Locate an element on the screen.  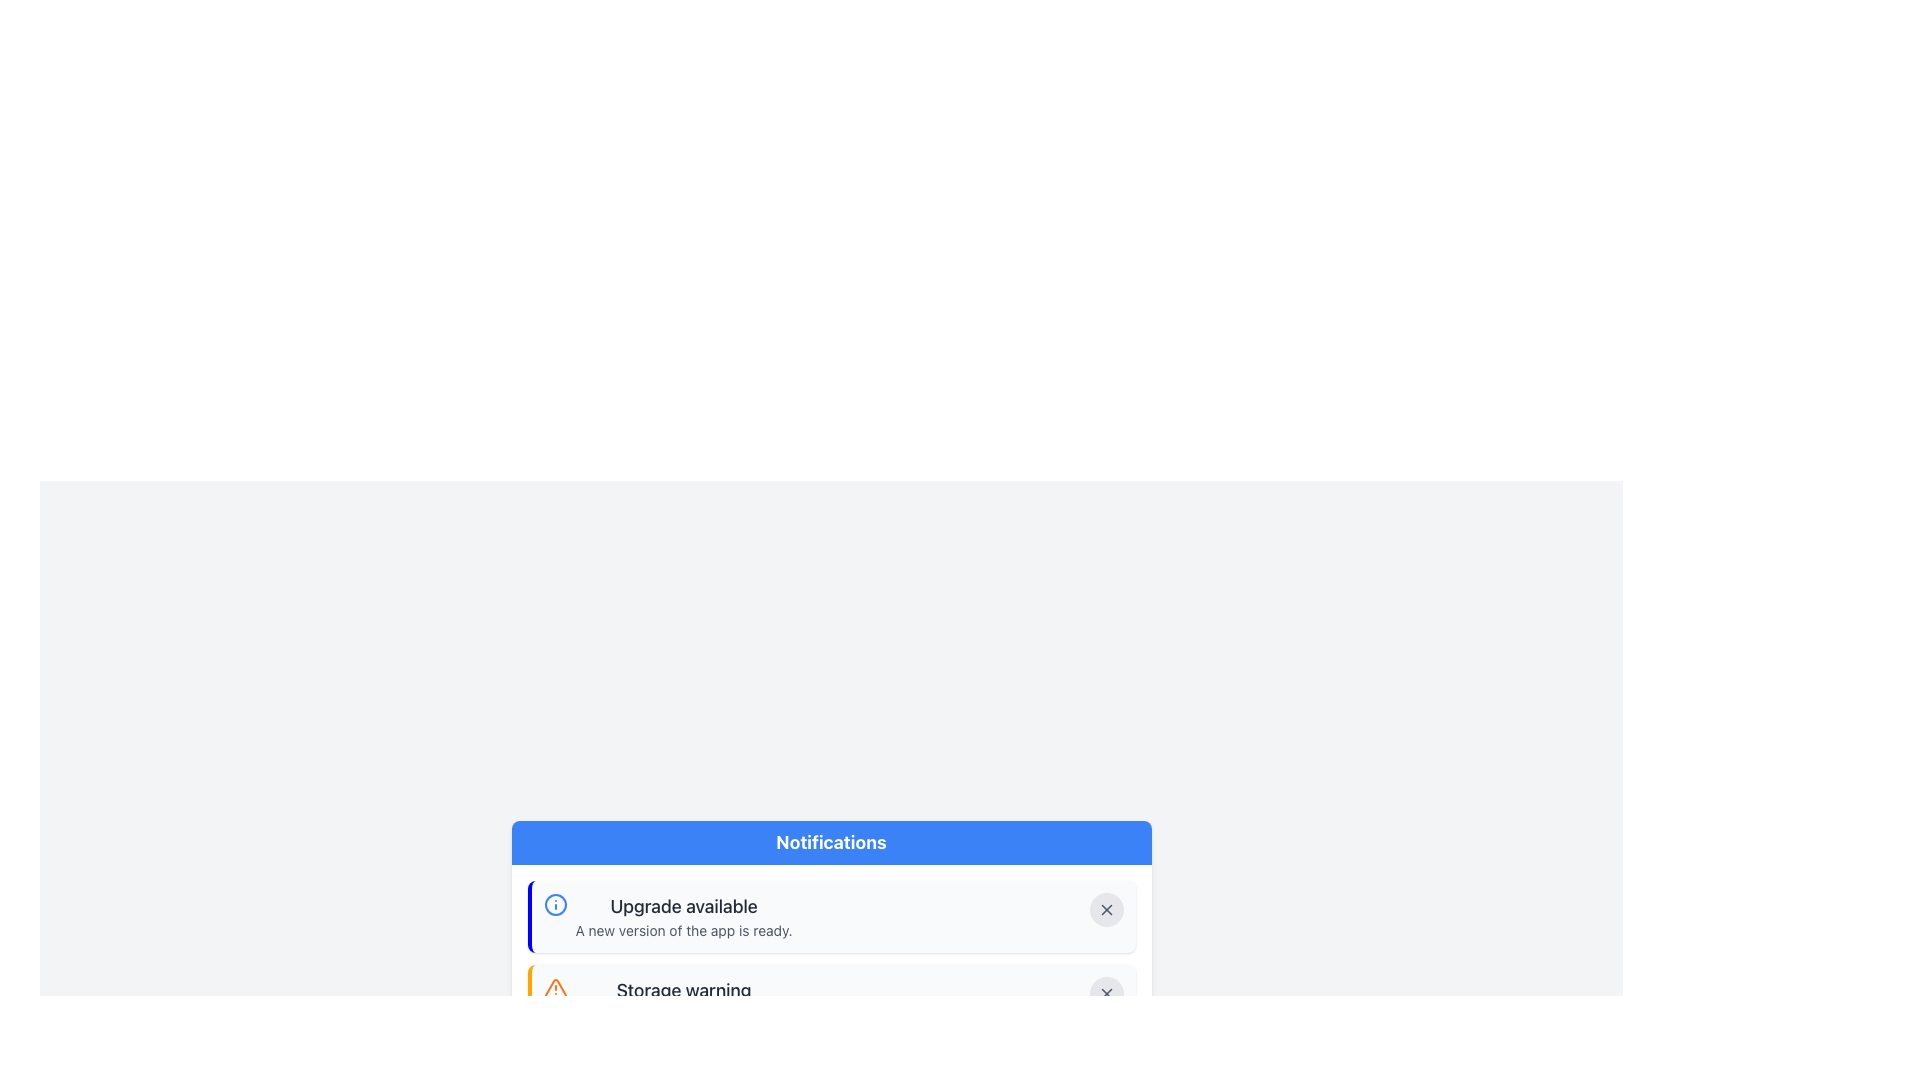
the orange-colored triangle icon with a warning symbol located to the left of the 'Storage warning' text in the notification card is located at coordinates (555, 987).